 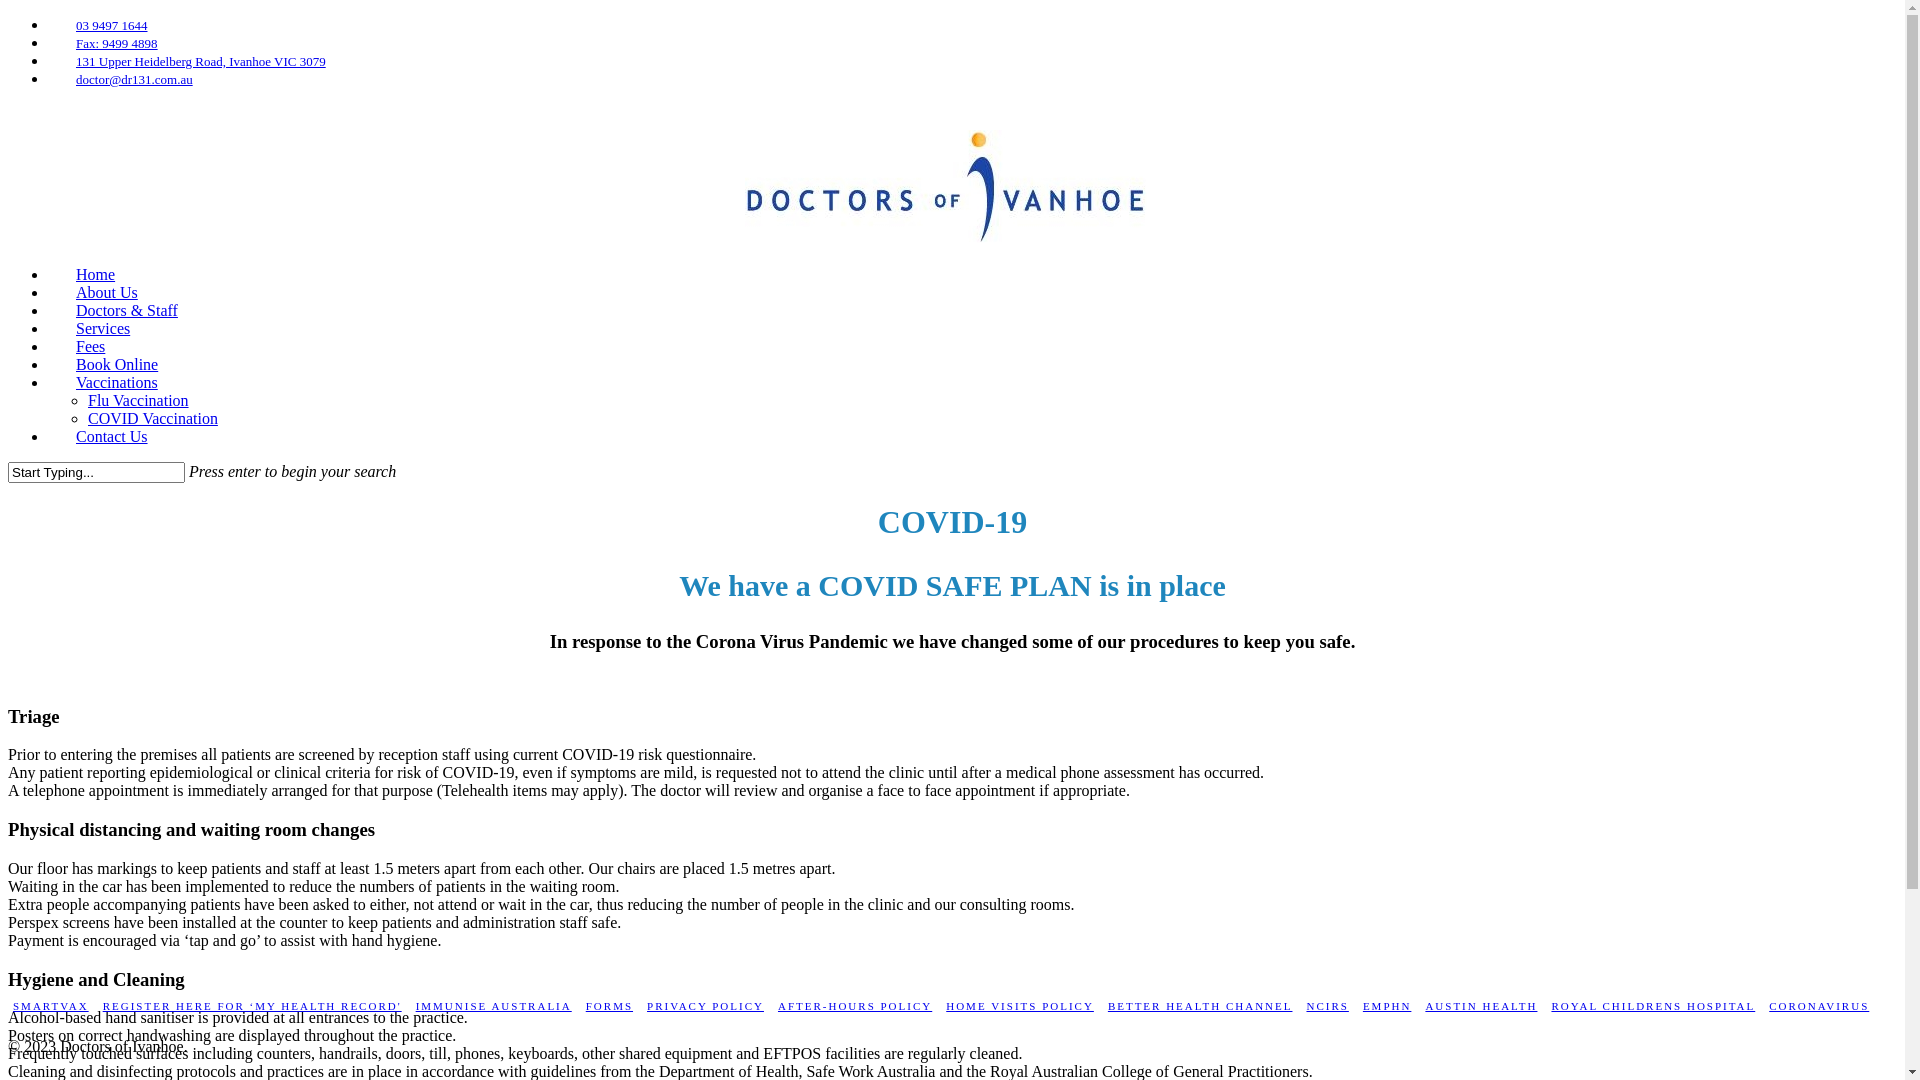 I want to click on 'Book Online', so click(x=115, y=364).